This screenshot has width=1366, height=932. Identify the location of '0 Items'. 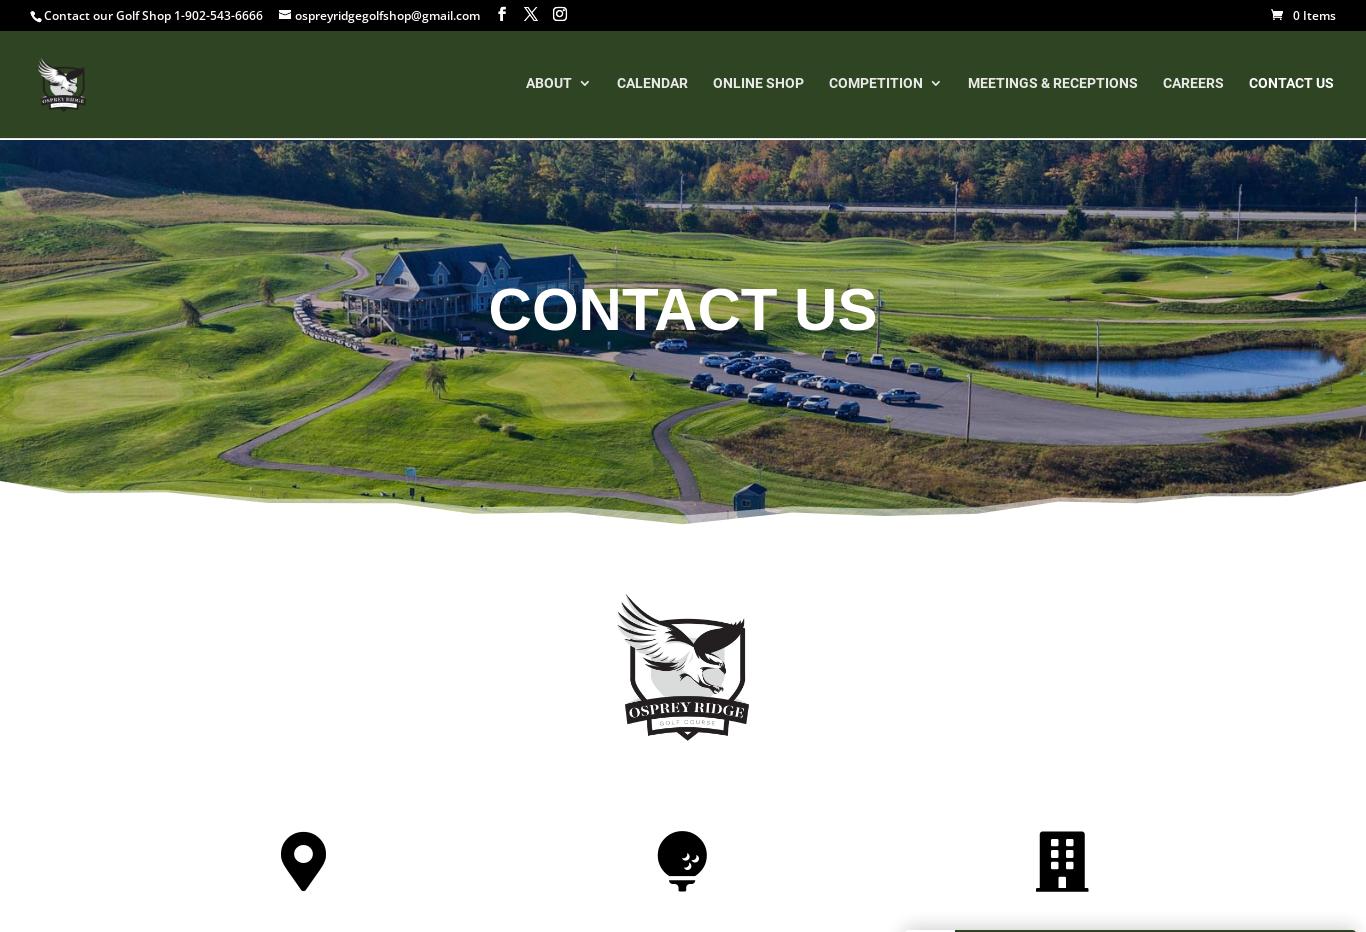
(1313, 14).